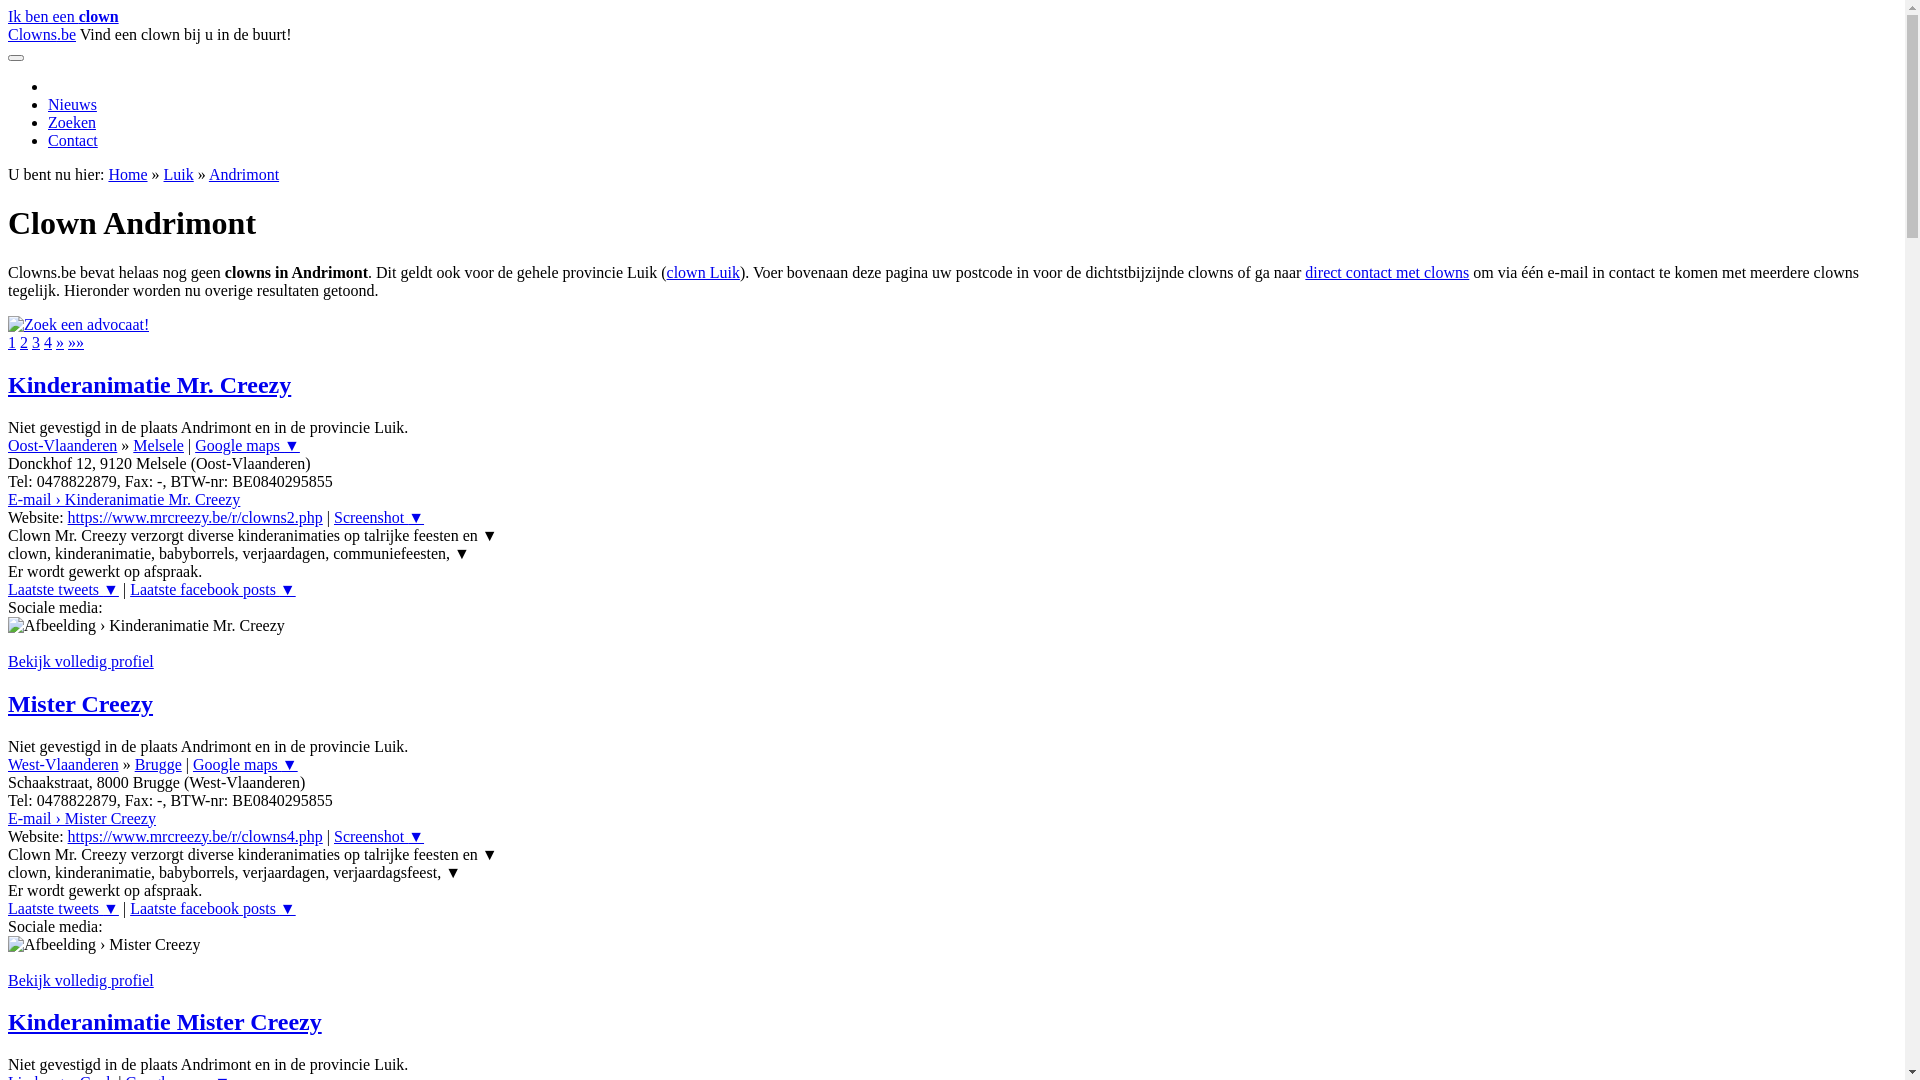 This screenshot has width=1920, height=1080. What do you see at coordinates (163, 173) in the screenshot?
I see `'Luik'` at bounding box center [163, 173].